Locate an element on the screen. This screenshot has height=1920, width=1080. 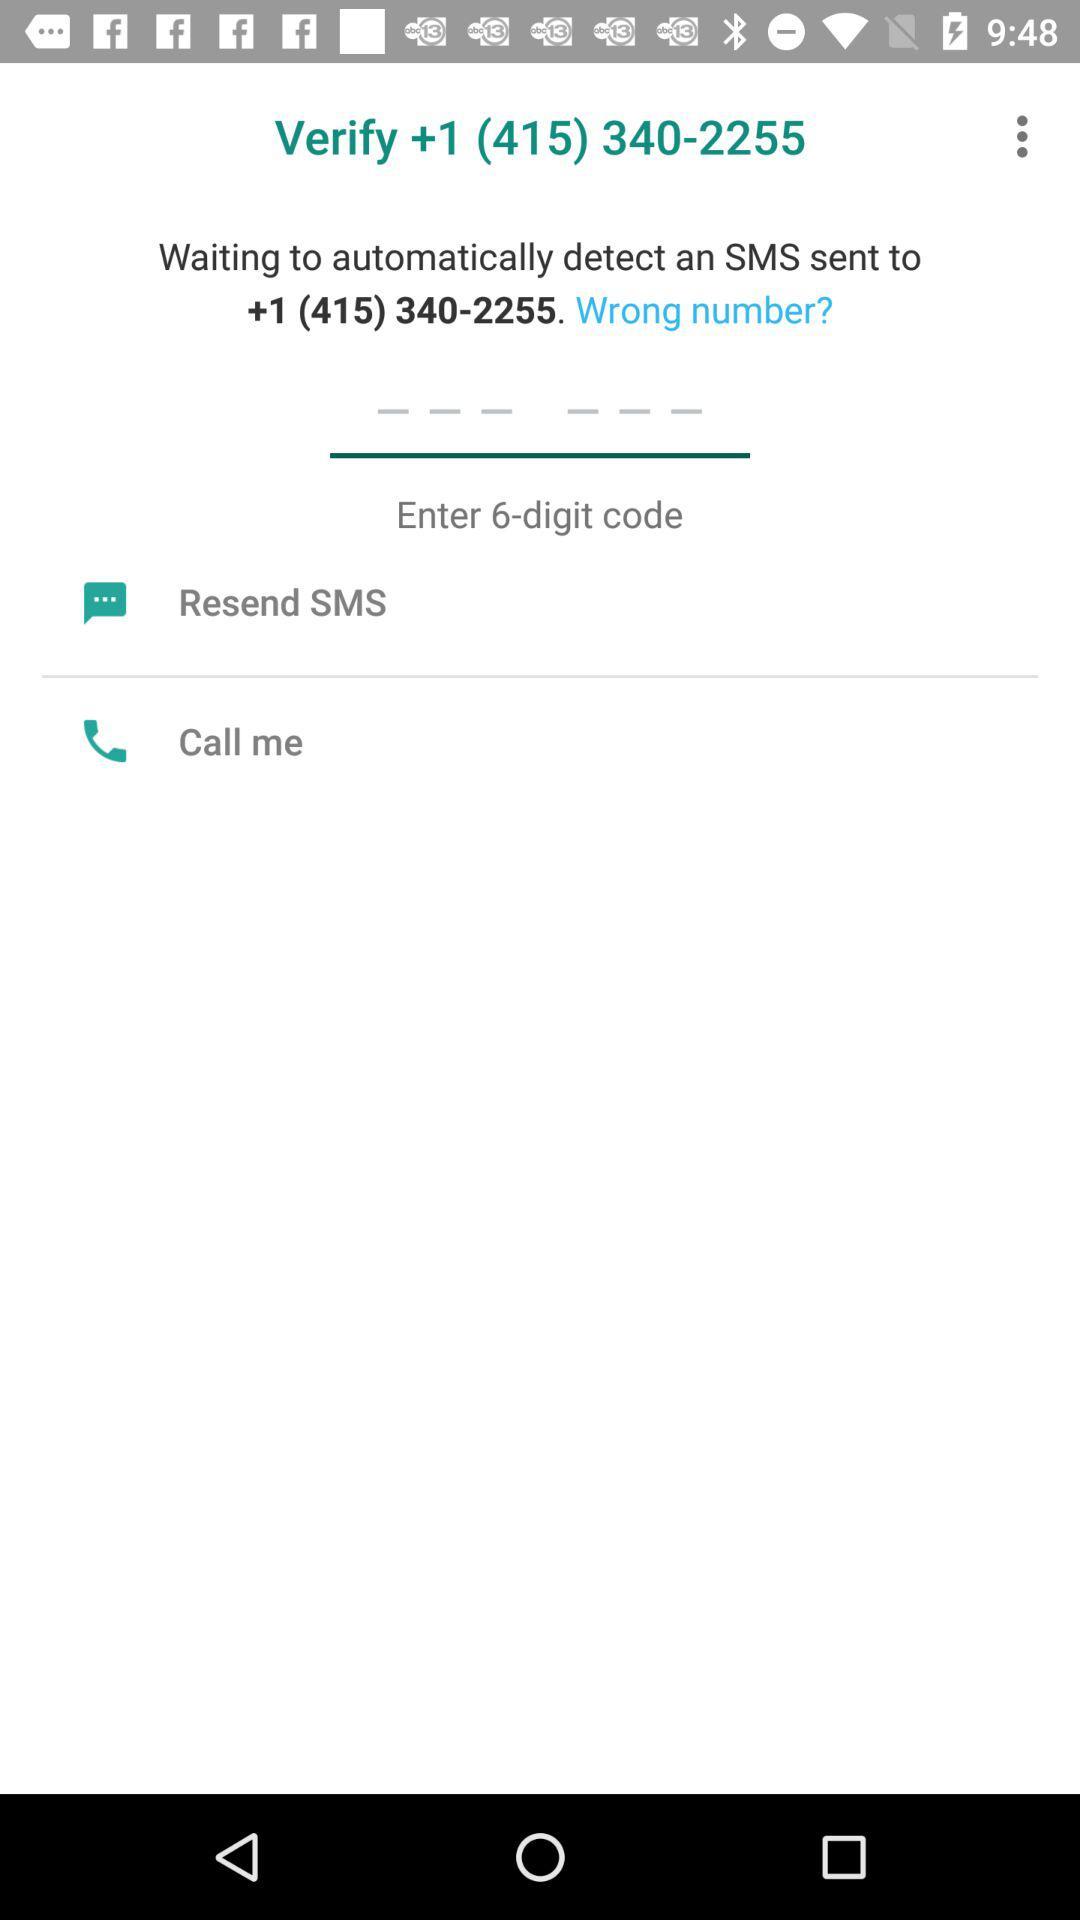
the waiting to automatically item is located at coordinates (540, 281).